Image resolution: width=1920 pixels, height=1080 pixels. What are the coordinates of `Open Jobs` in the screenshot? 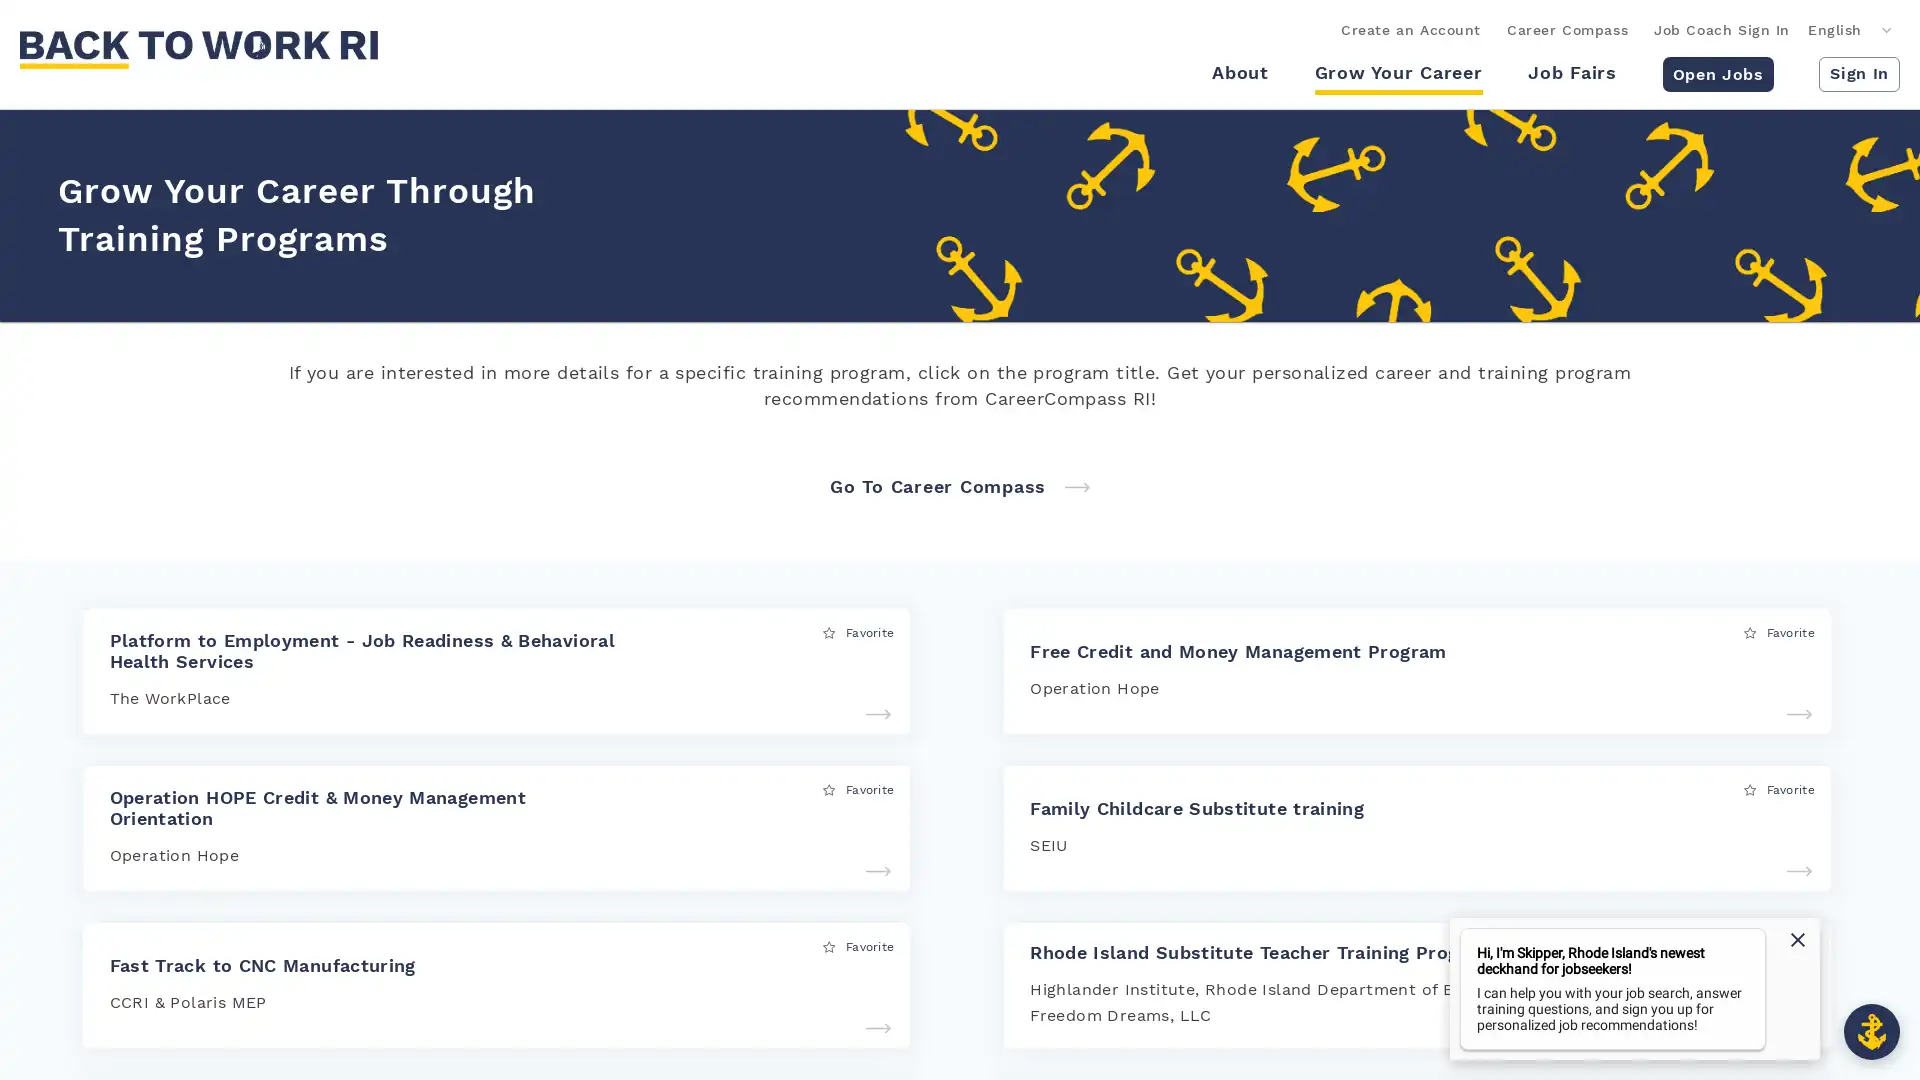 It's located at (1716, 72).